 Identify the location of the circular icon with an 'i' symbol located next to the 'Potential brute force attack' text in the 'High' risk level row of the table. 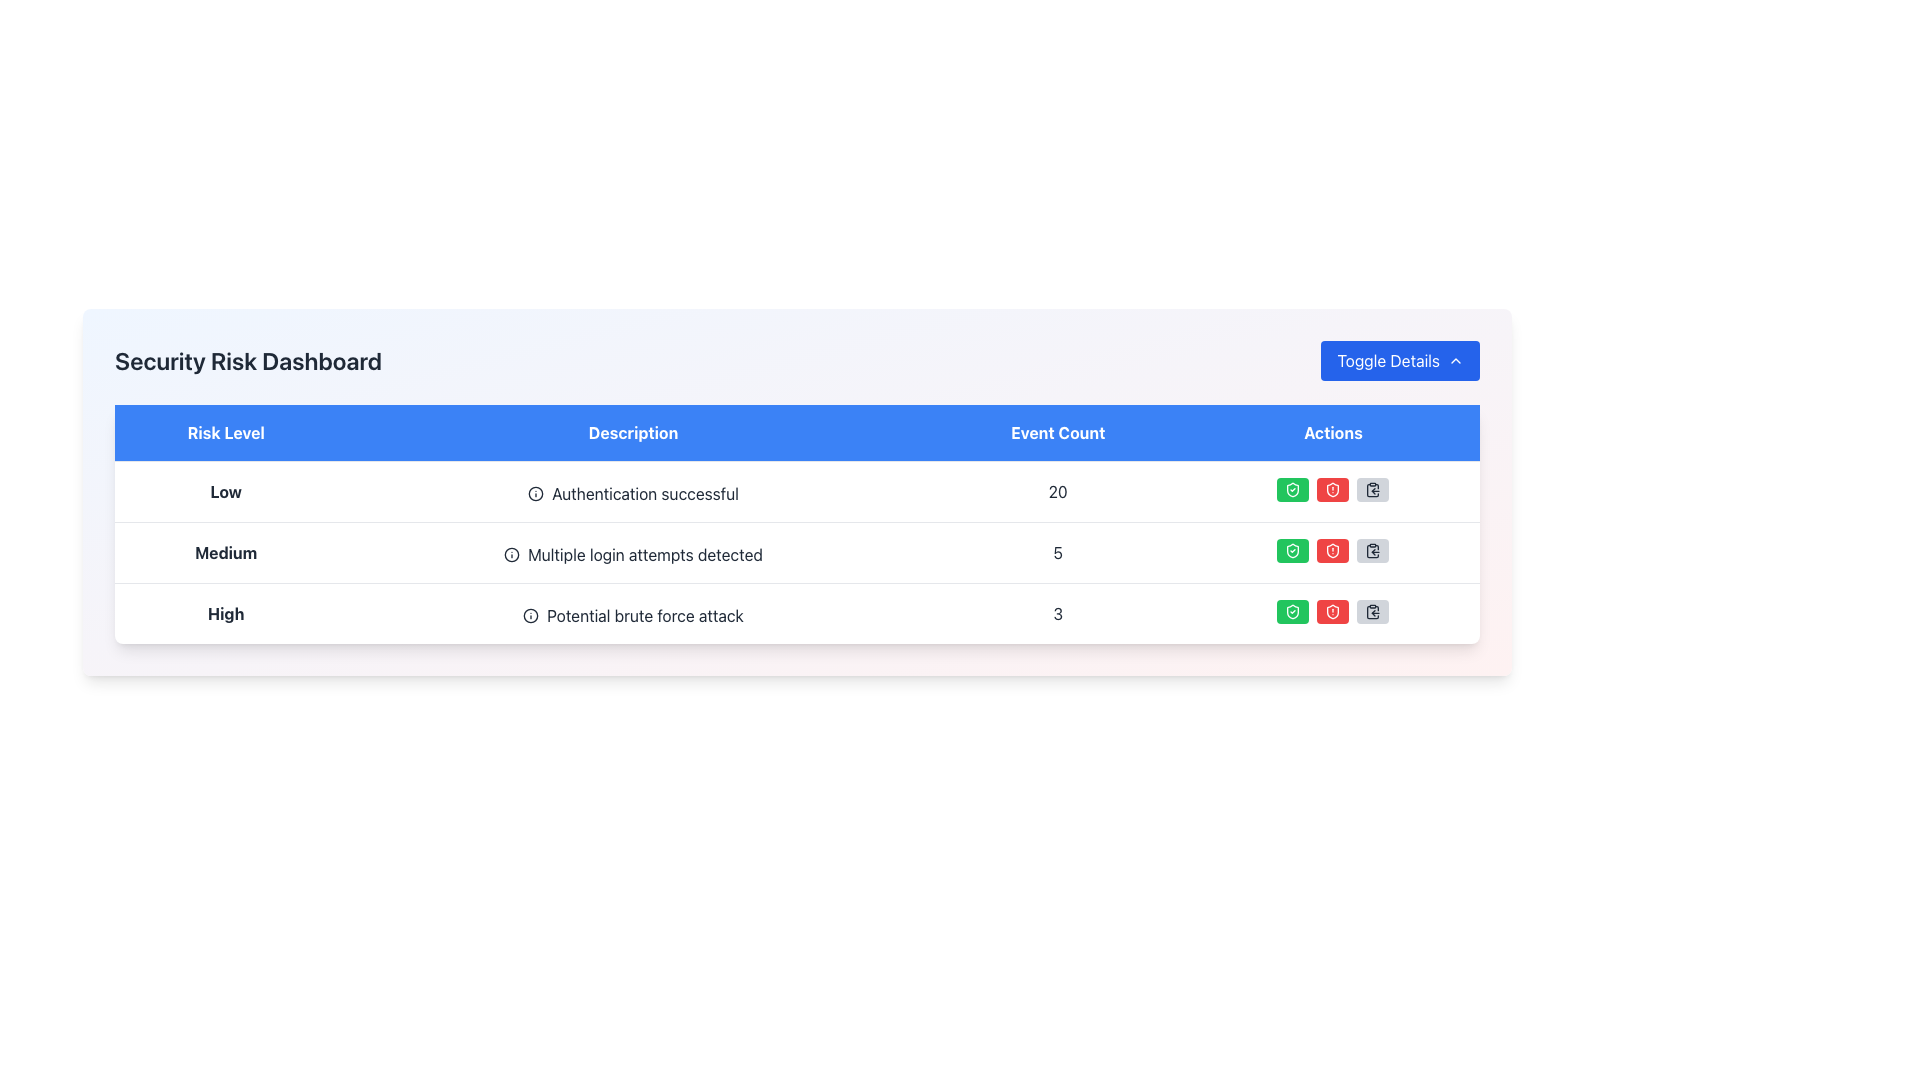
(531, 615).